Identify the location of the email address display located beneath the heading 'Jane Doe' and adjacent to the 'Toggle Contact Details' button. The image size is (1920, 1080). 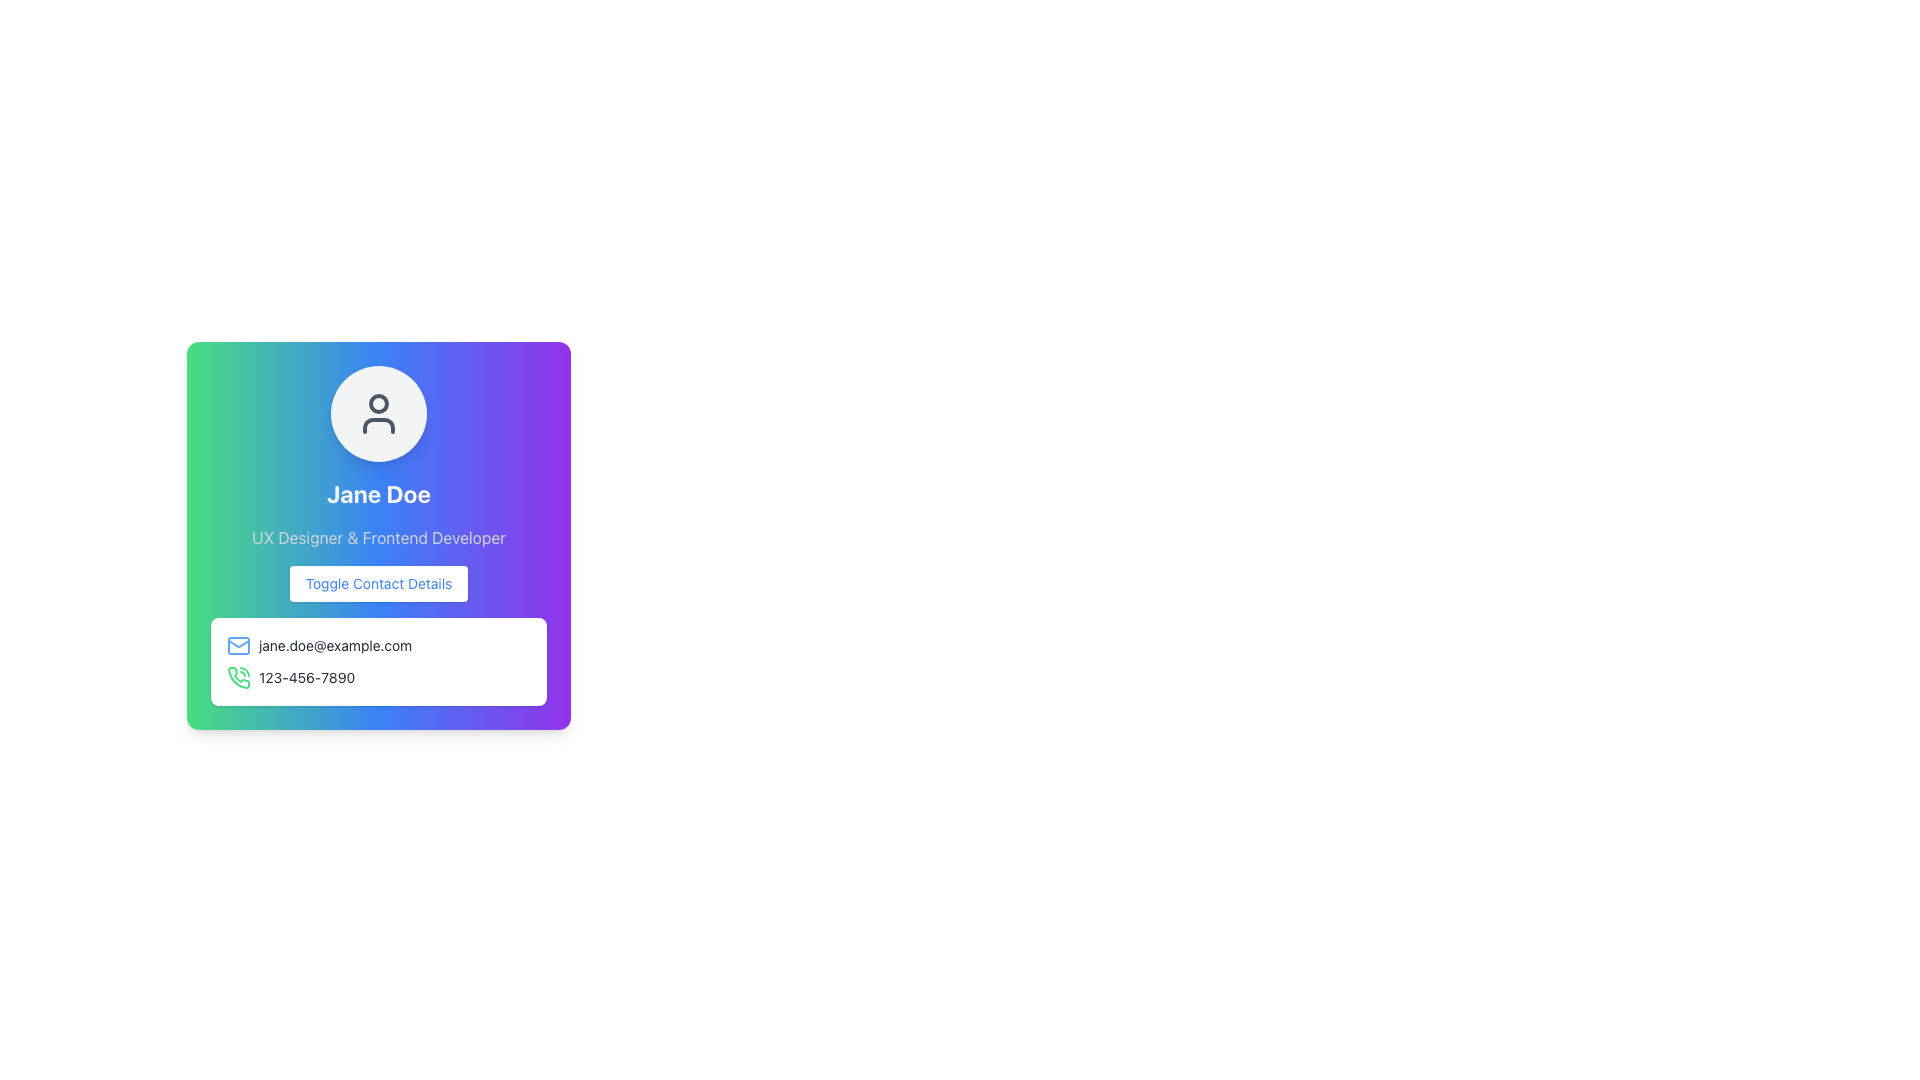
(335, 645).